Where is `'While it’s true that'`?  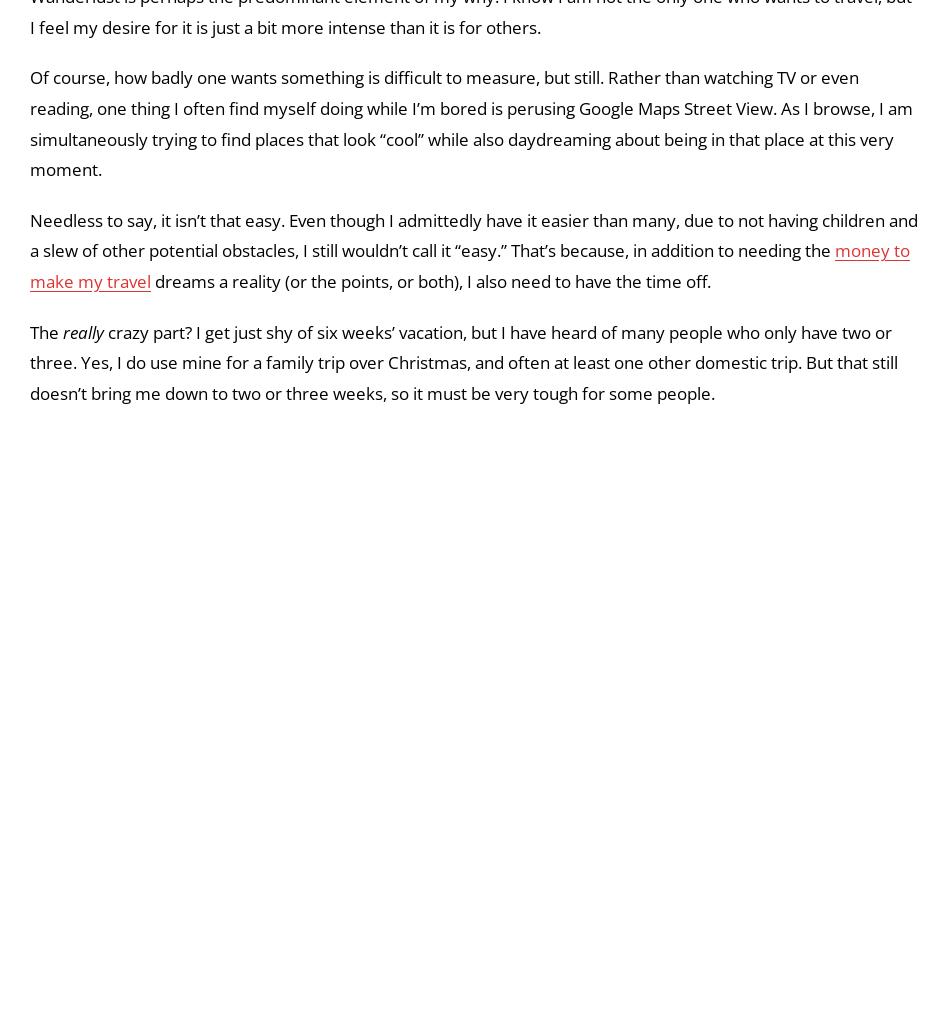 'While it’s true that' is located at coordinates (102, 122).